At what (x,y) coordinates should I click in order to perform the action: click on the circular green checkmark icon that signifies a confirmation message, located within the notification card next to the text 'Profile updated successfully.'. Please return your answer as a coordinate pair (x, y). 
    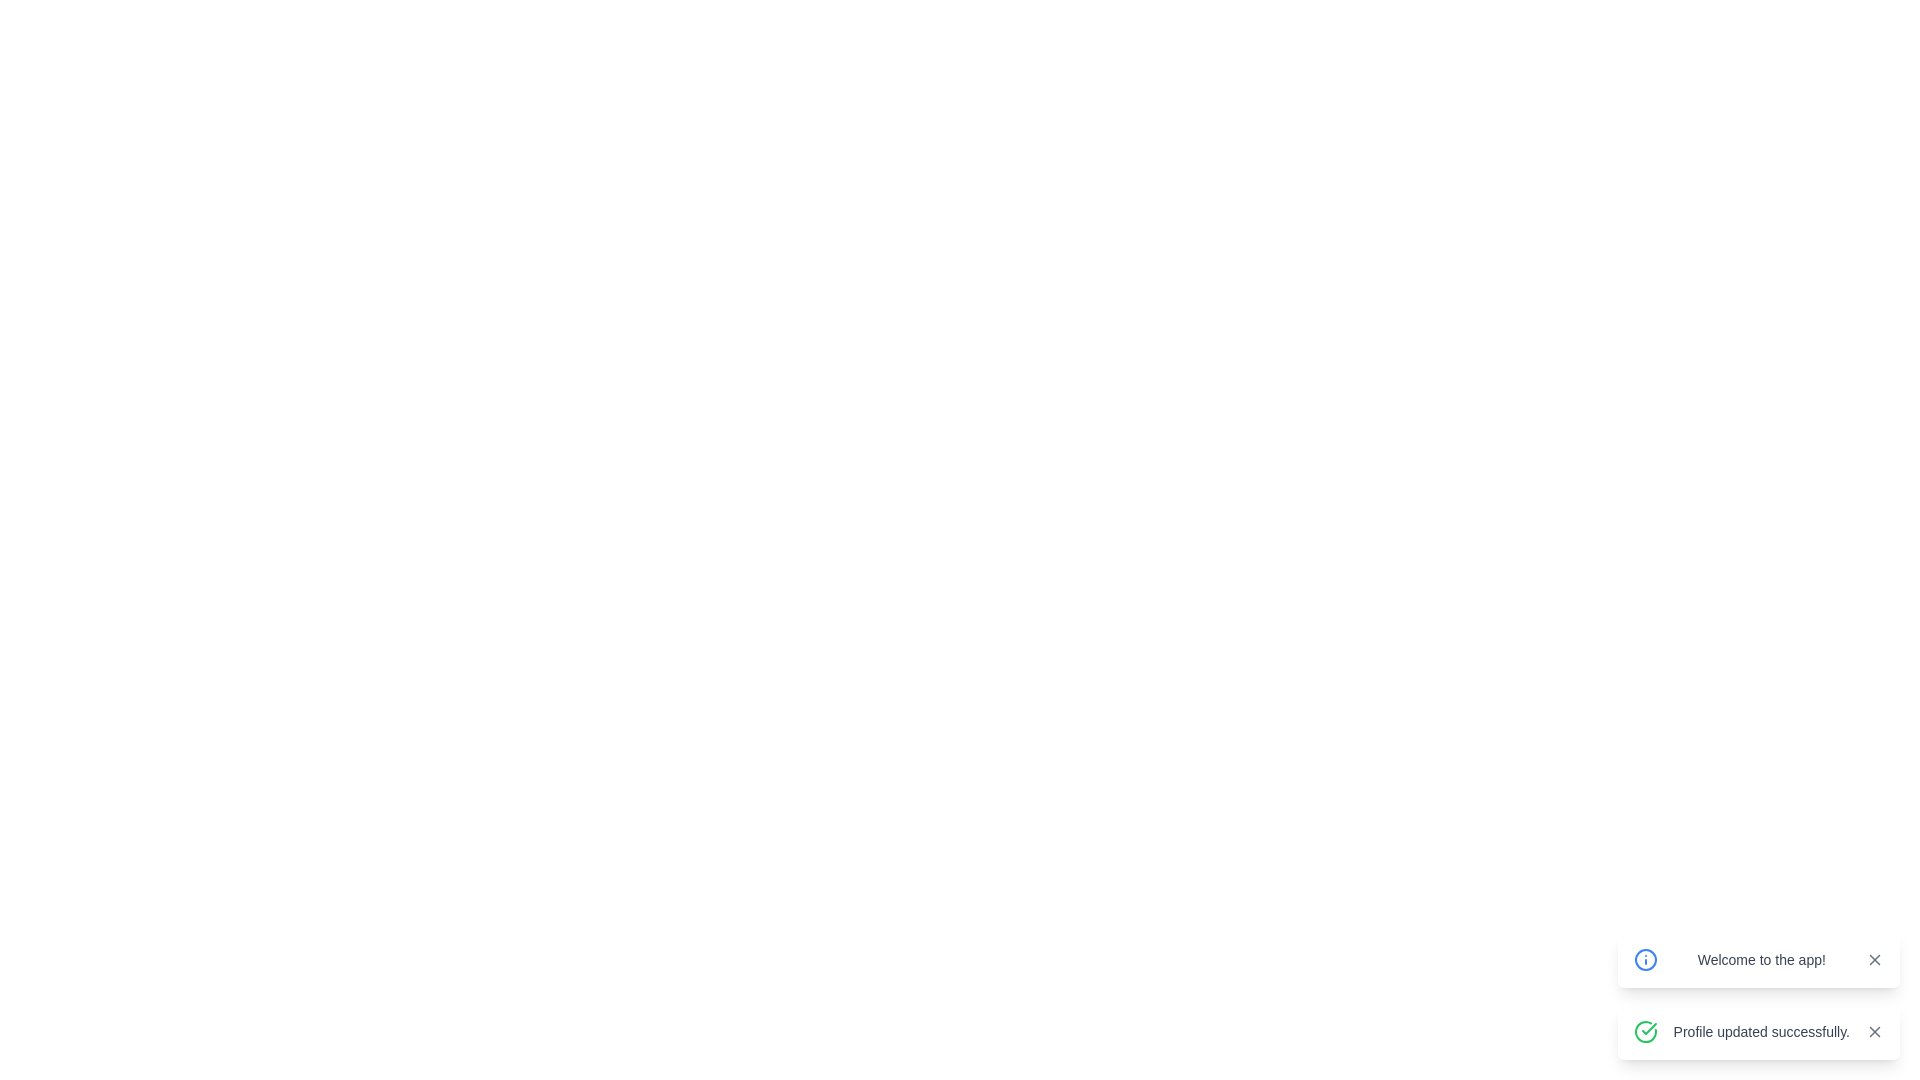
    Looking at the image, I should click on (1645, 1032).